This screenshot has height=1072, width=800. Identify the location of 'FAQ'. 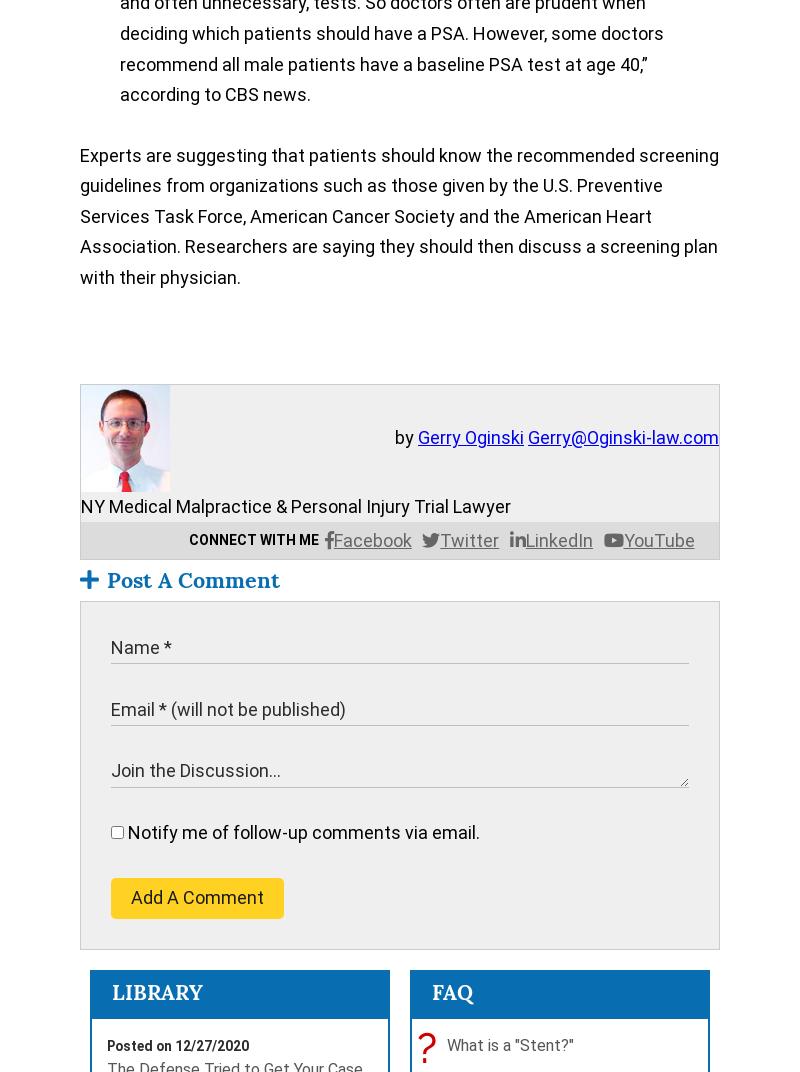
(450, 990).